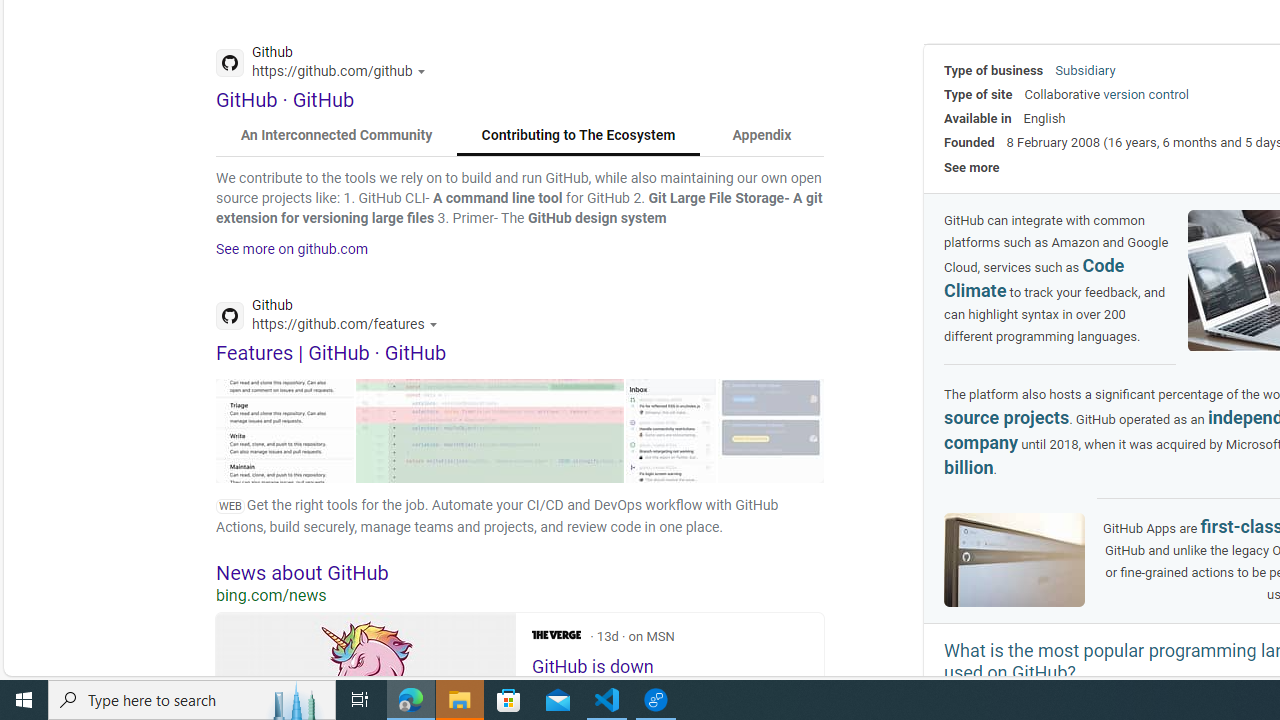 The image size is (1280, 720). Describe the element at coordinates (978, 94) in the screenshot. I see `'Type of site'` at that location.